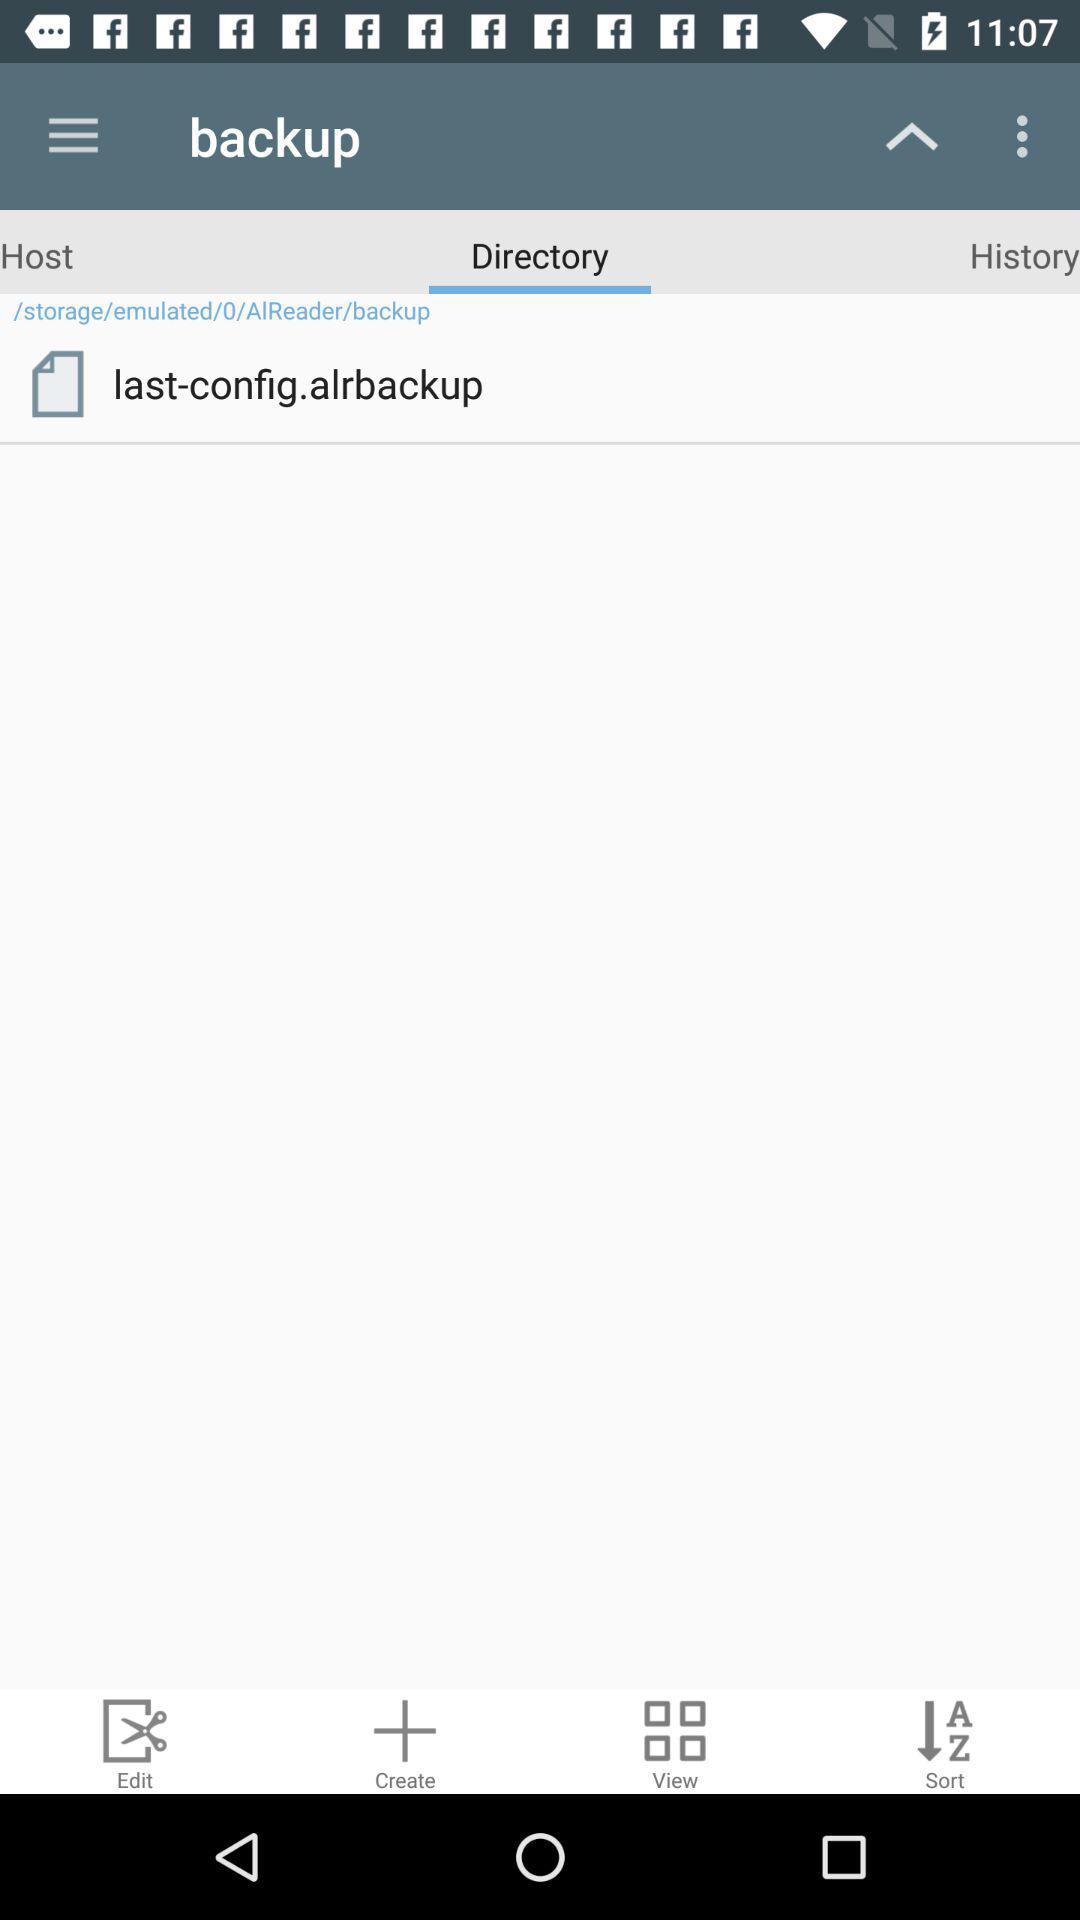  Describe the element at coordinates (675, 1740) in the screenshot. I see `view` at that location.